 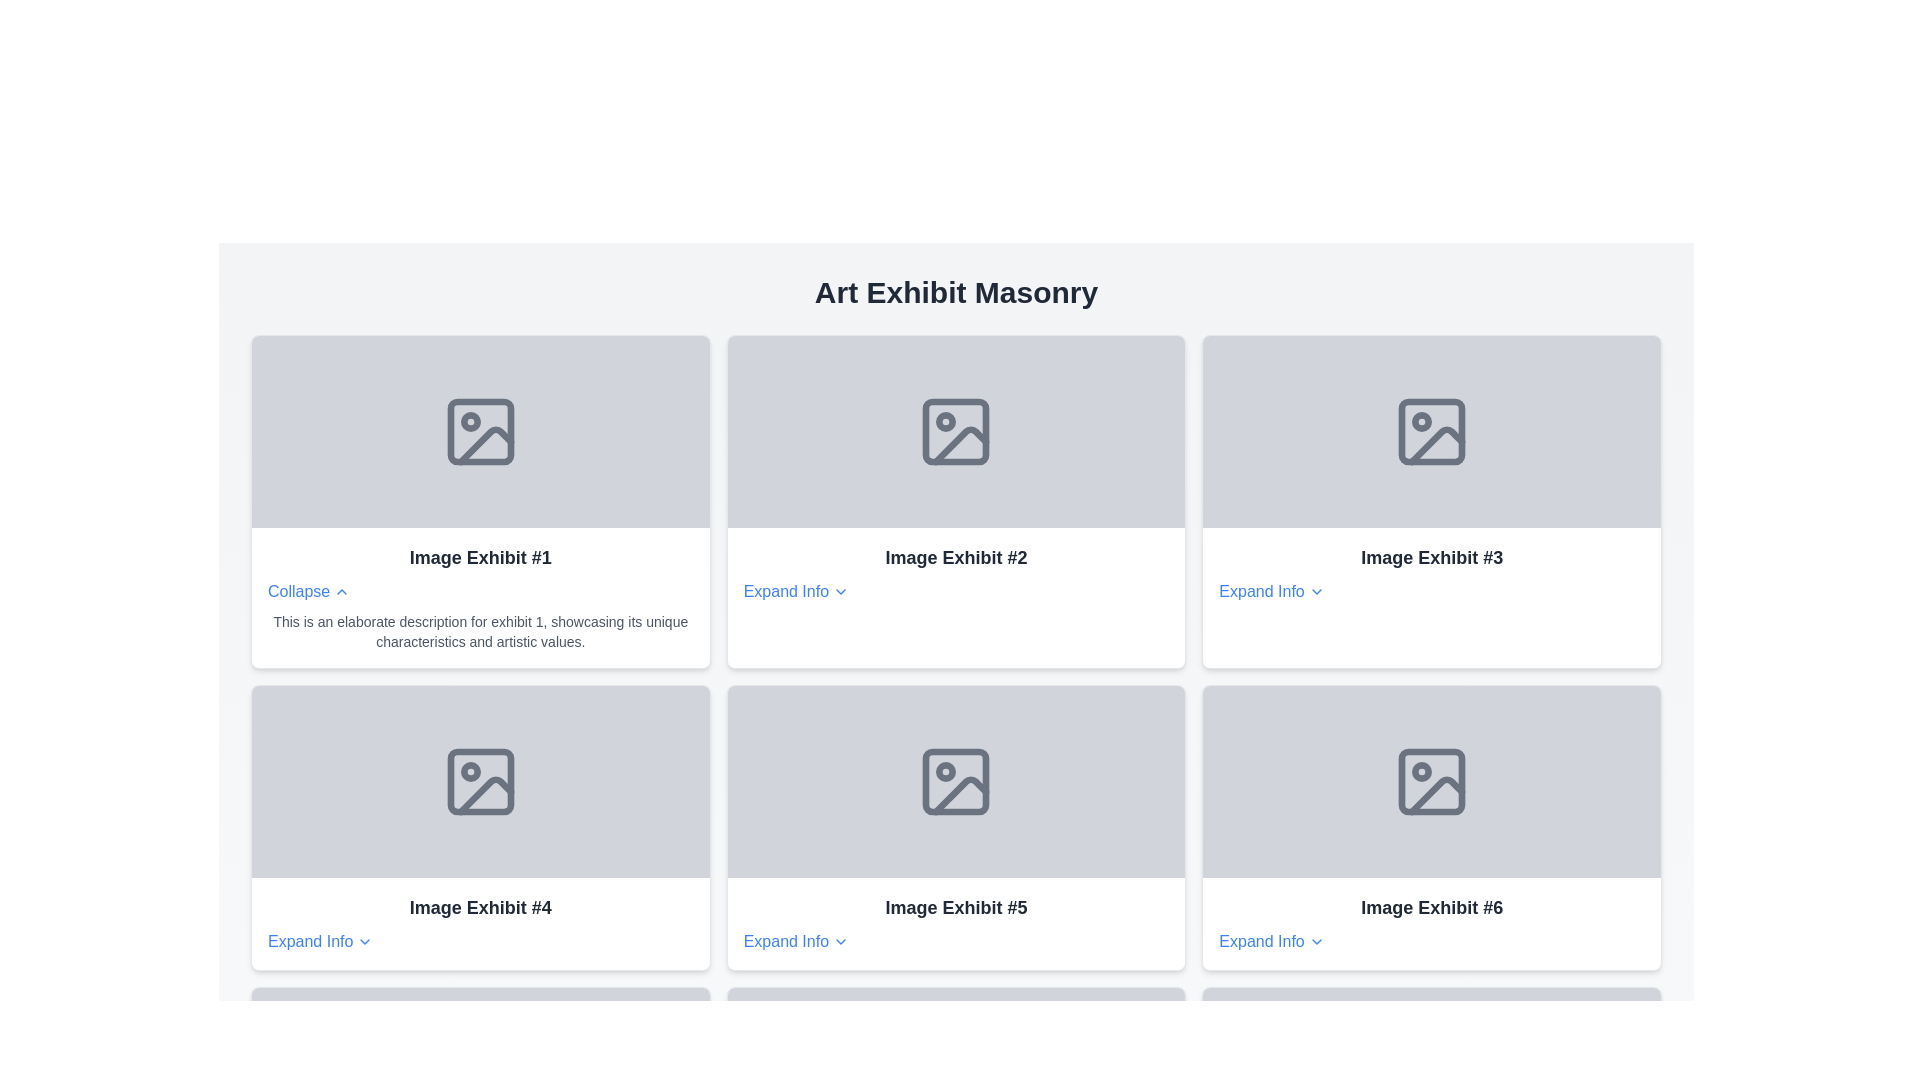 I want to click on the graphical rectangle with rounded corners inside the central image icon of 'Image Exhibit #1', so click(x=480, y=431).